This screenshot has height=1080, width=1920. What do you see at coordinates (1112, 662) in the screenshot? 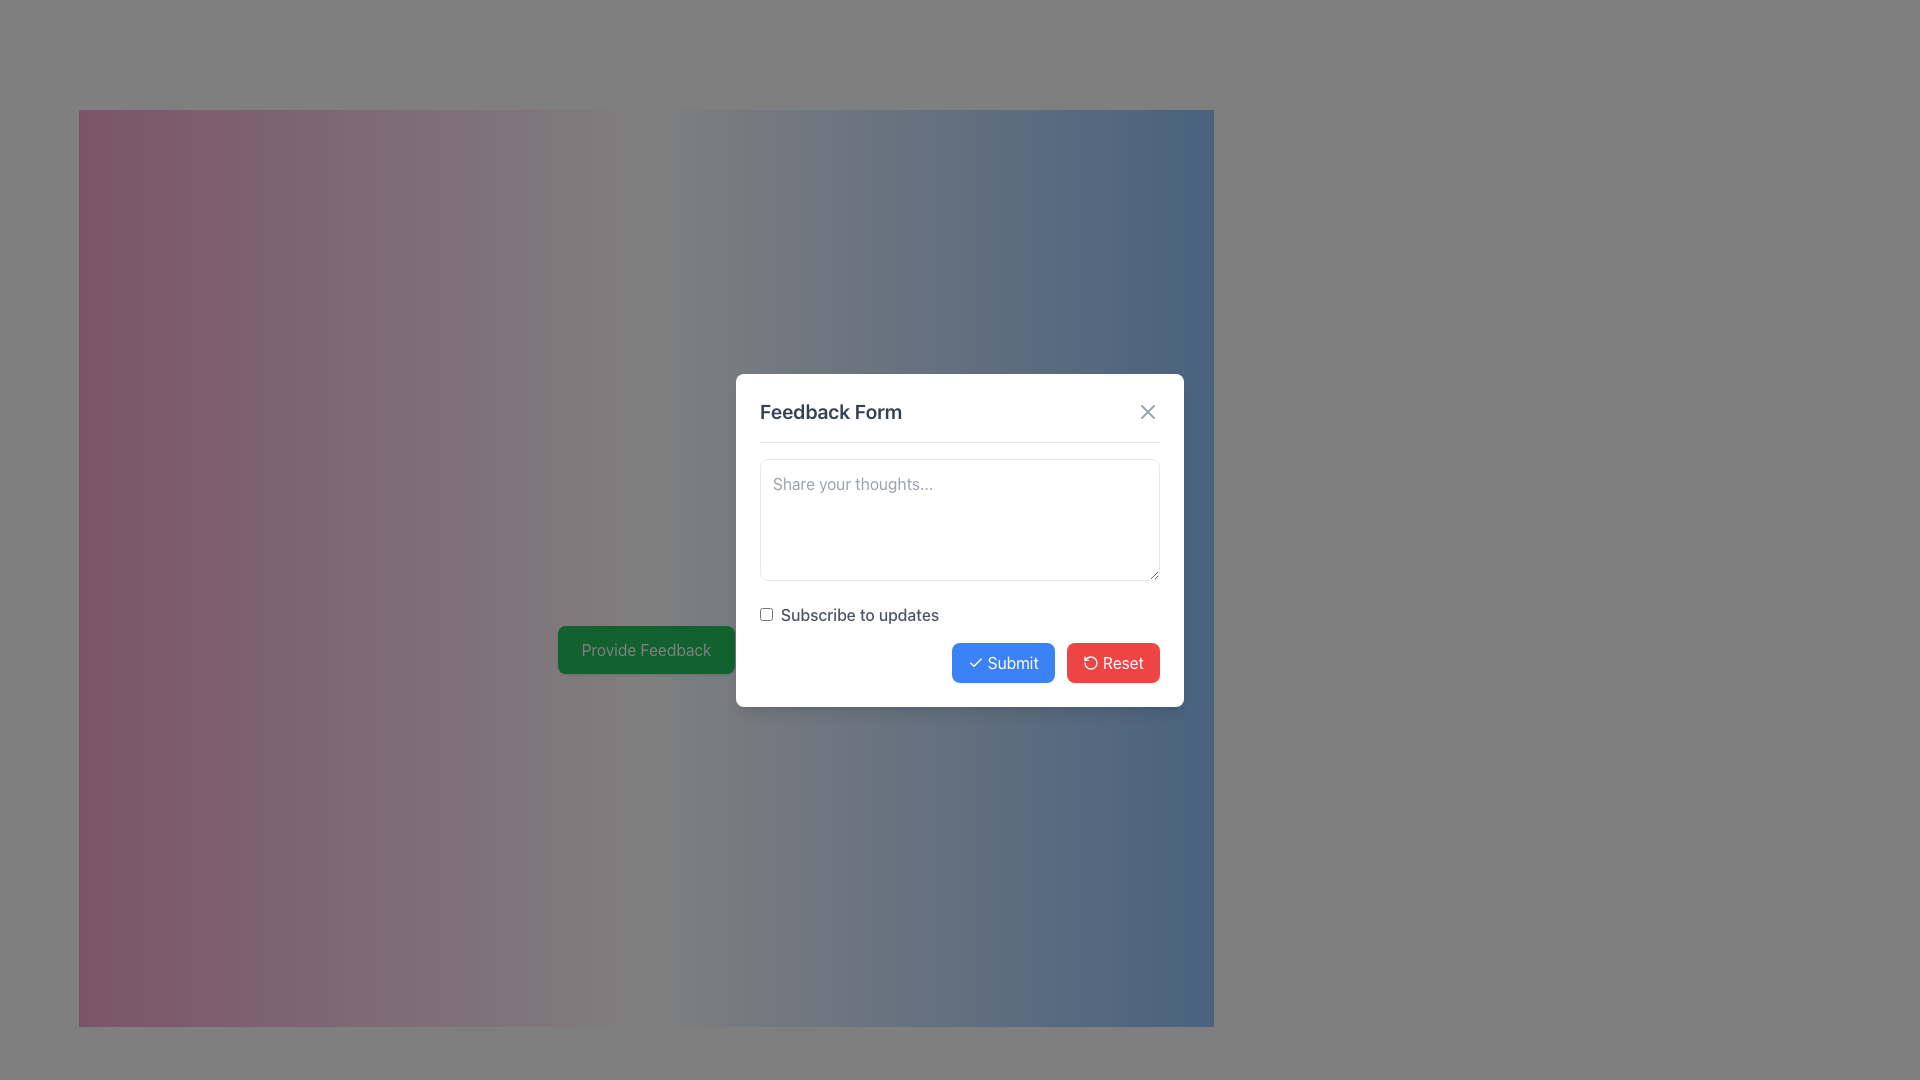
I see `the 'Reset' button, which has a red background and white text with a counter-clockwise arrow icon, located on the right side of the 'Submit' button at the bottom of the modal dialog` at bounding box center [1112, 662].